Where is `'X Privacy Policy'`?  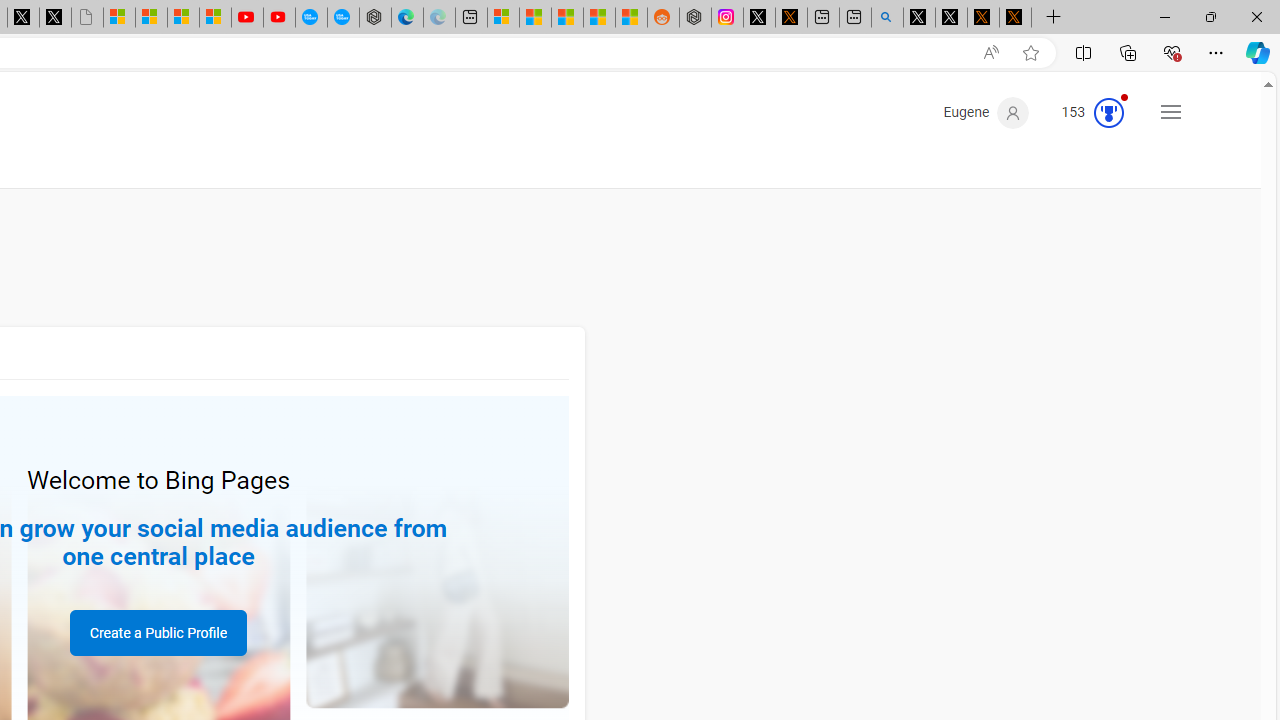
'X Privacy Policy' is located at coordinates (1015, 17).